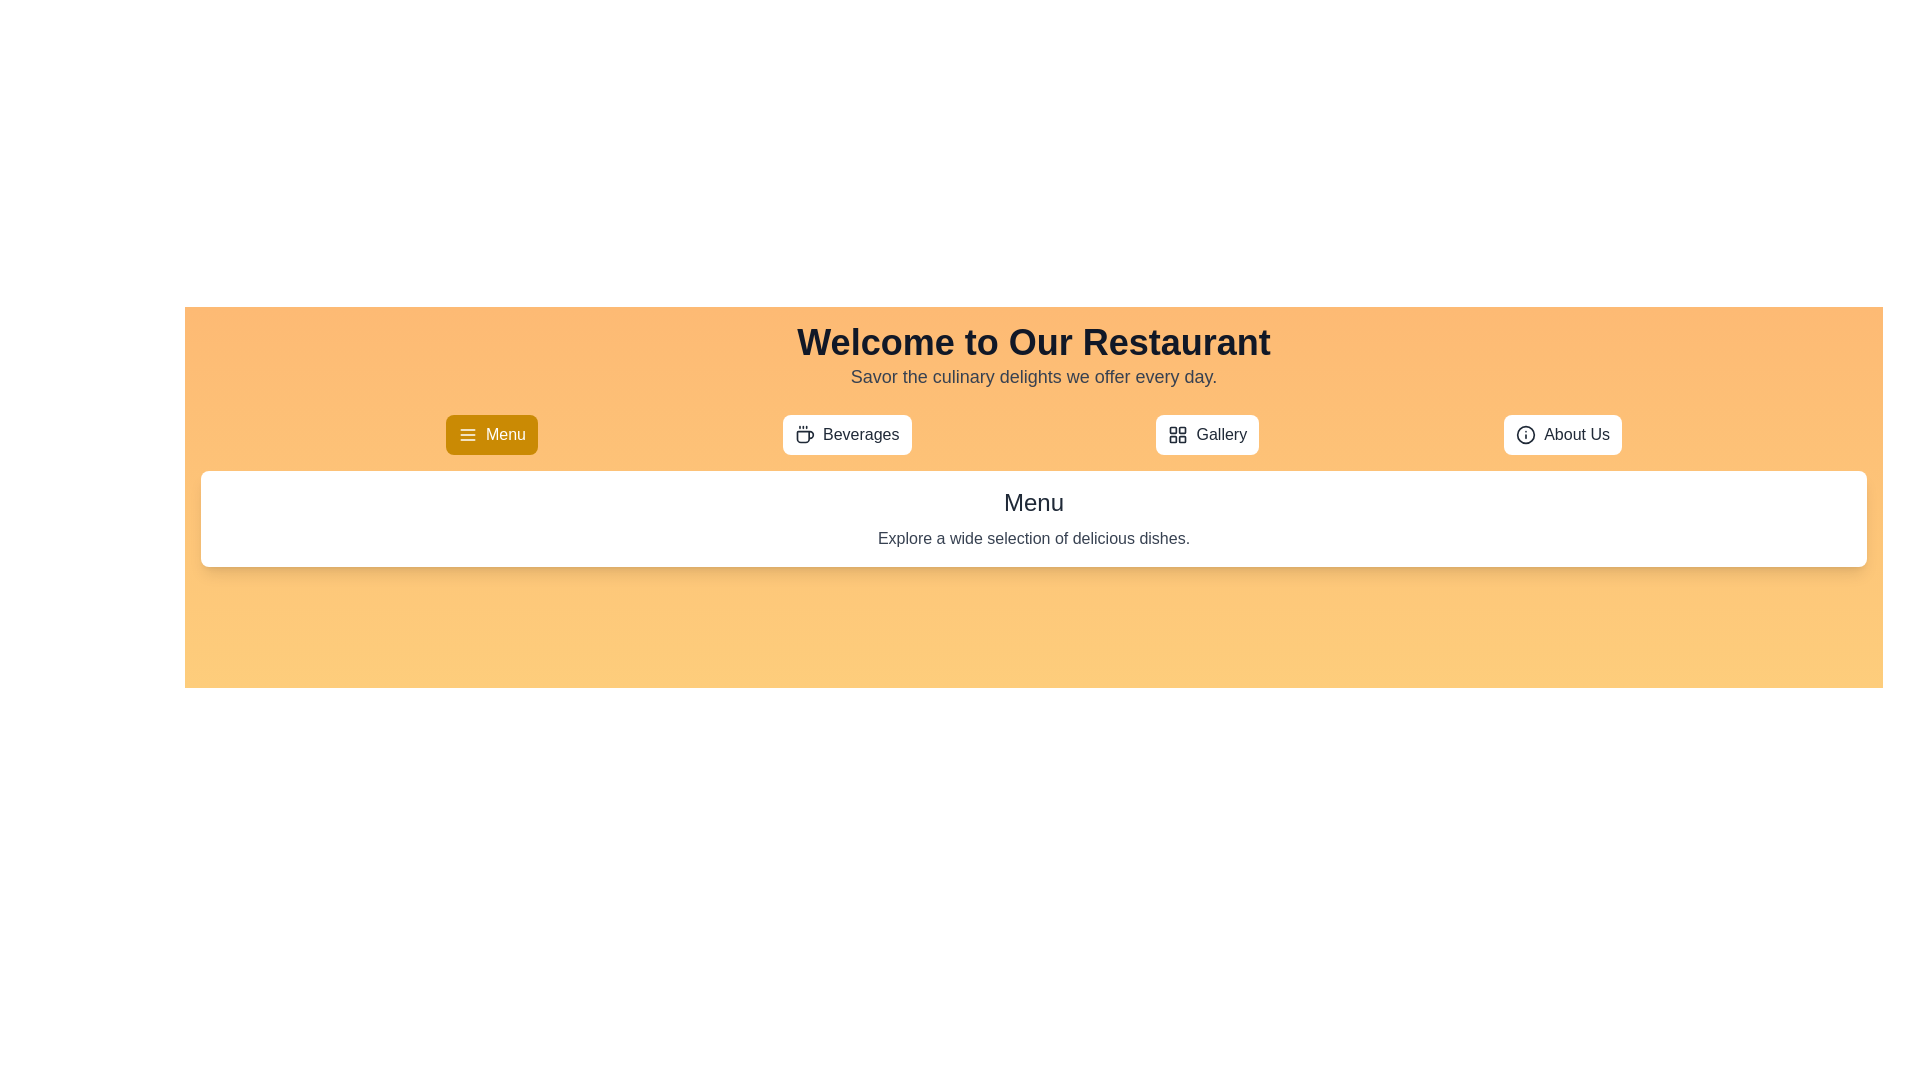 The height and width of the screenshot is (1080, 1920). I want to click on the Menu tab to view its content, so click(491, 434).